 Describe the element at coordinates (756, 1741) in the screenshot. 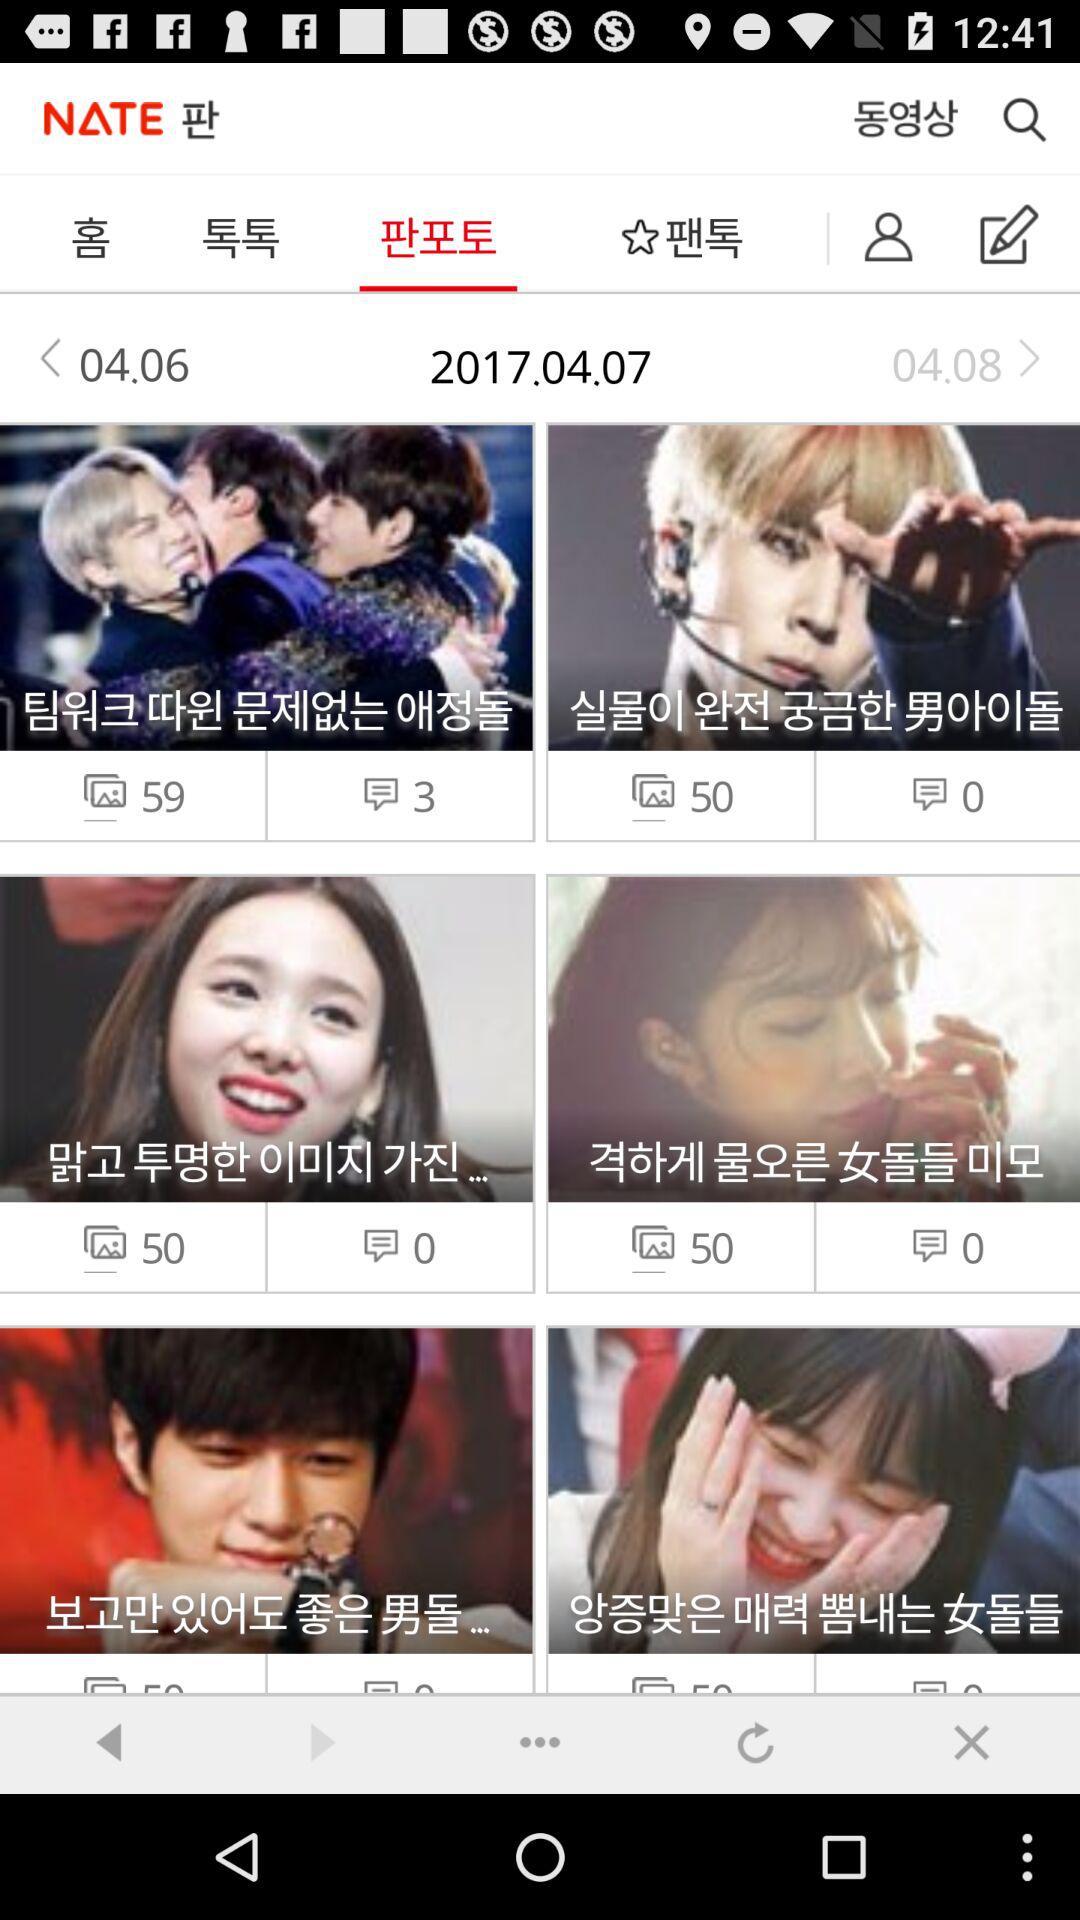

I see `undo option` at that location.